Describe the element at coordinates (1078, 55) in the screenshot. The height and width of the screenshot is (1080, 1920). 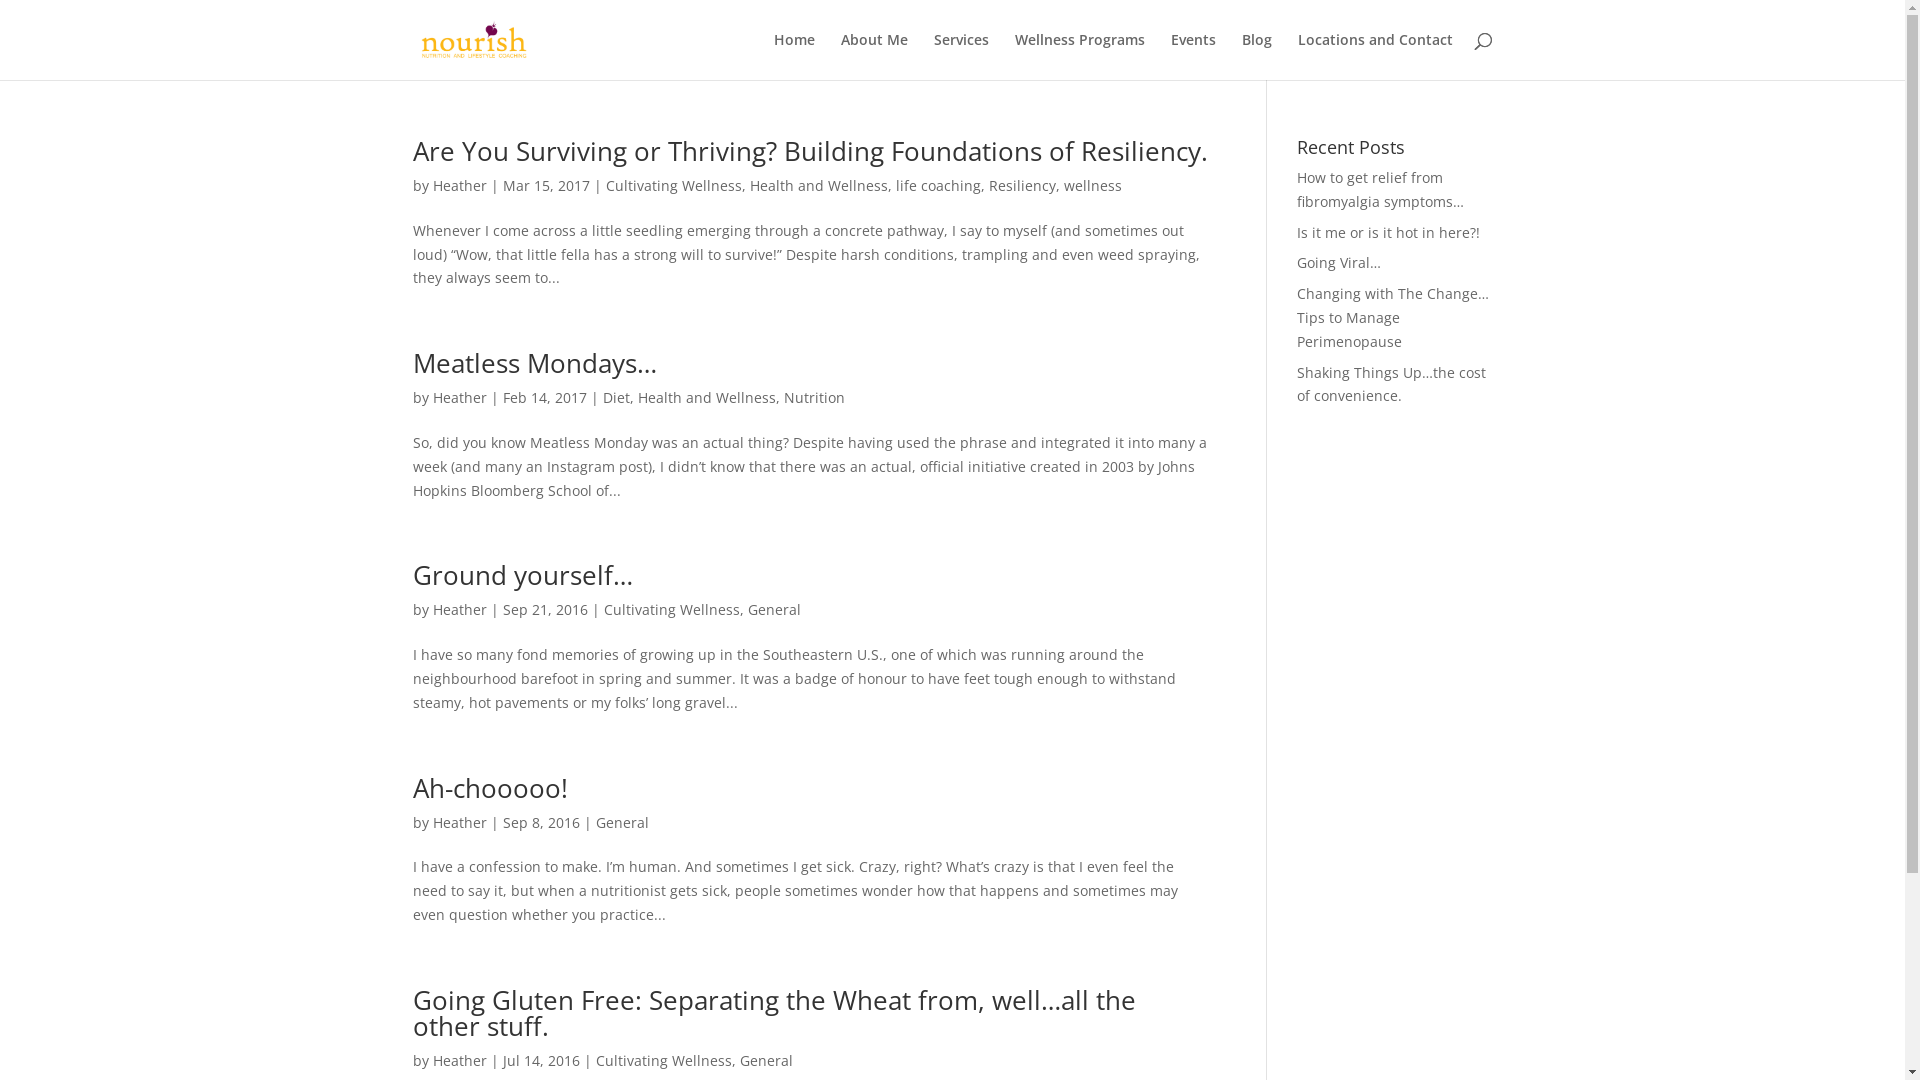
I see `'Wellness Programs'` at that location.